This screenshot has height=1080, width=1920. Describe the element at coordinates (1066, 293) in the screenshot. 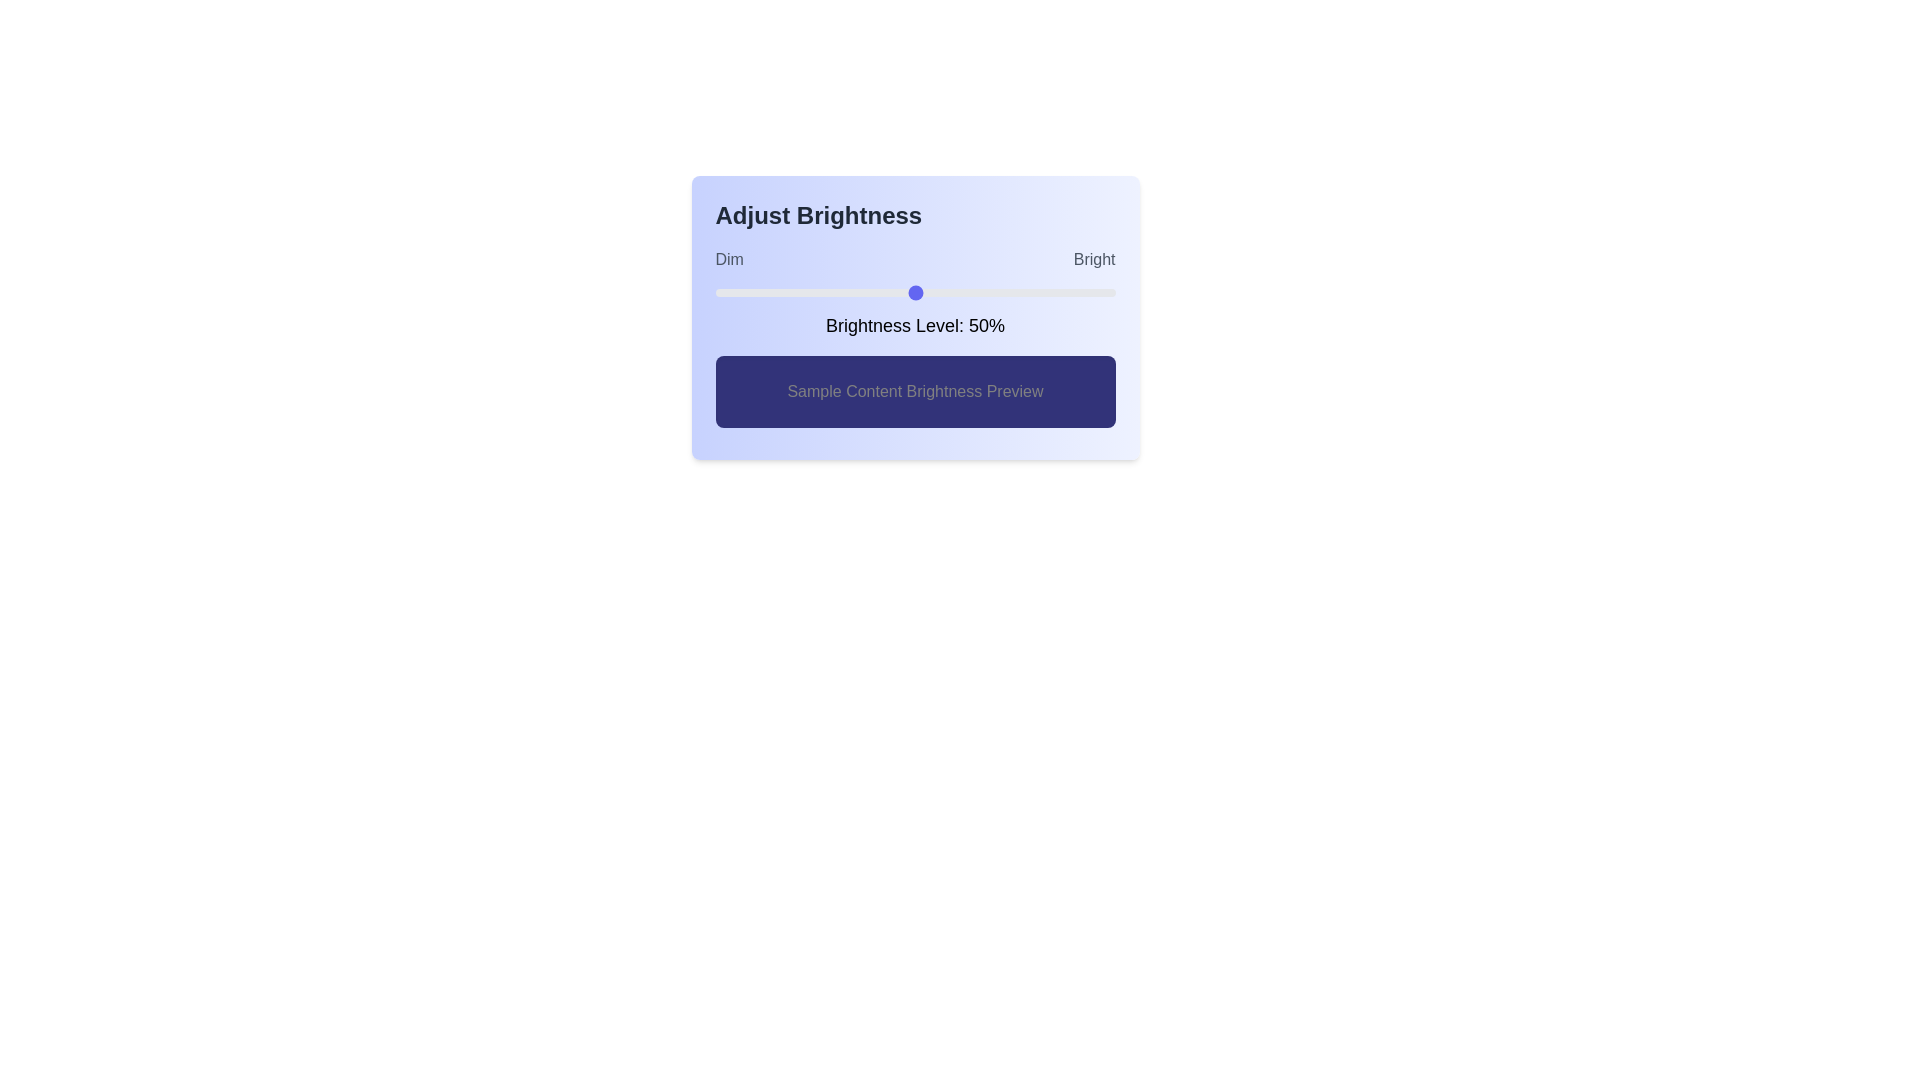

I see `the brightness slider to 88%` at that location.